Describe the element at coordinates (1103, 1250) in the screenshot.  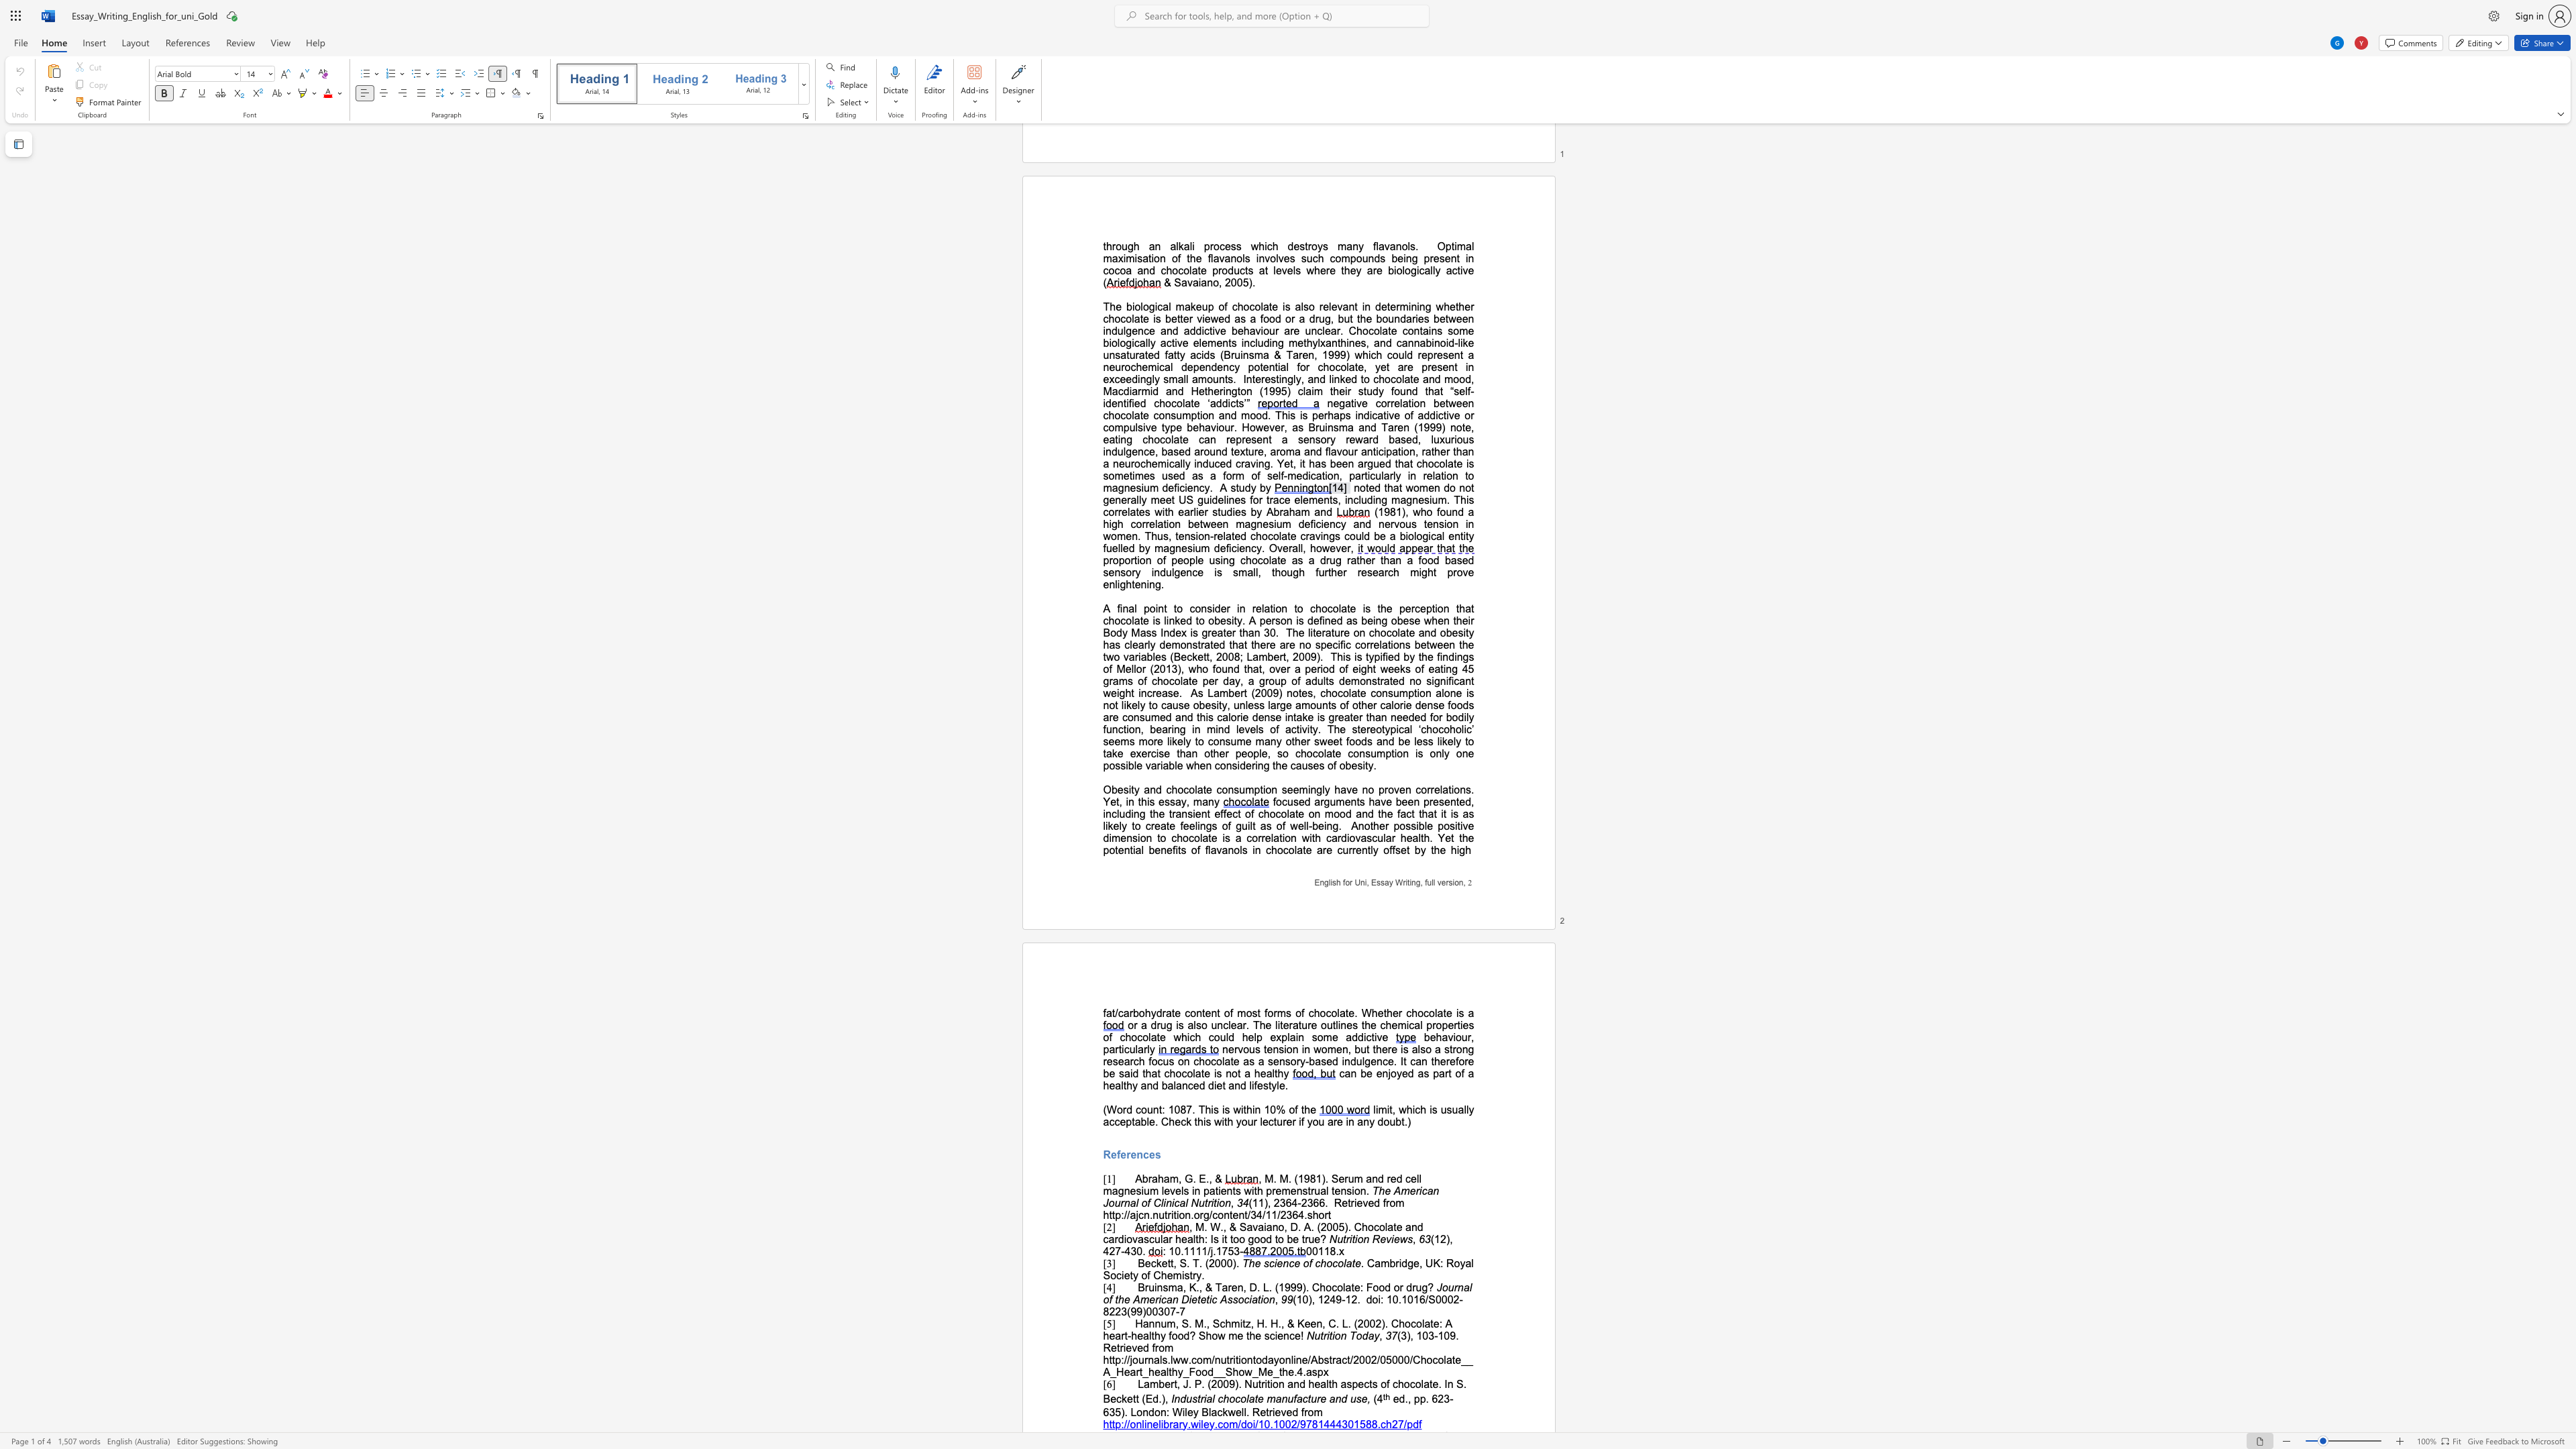
I see `the subset text "427-4" within the text "(12), 427-430."` at that location.